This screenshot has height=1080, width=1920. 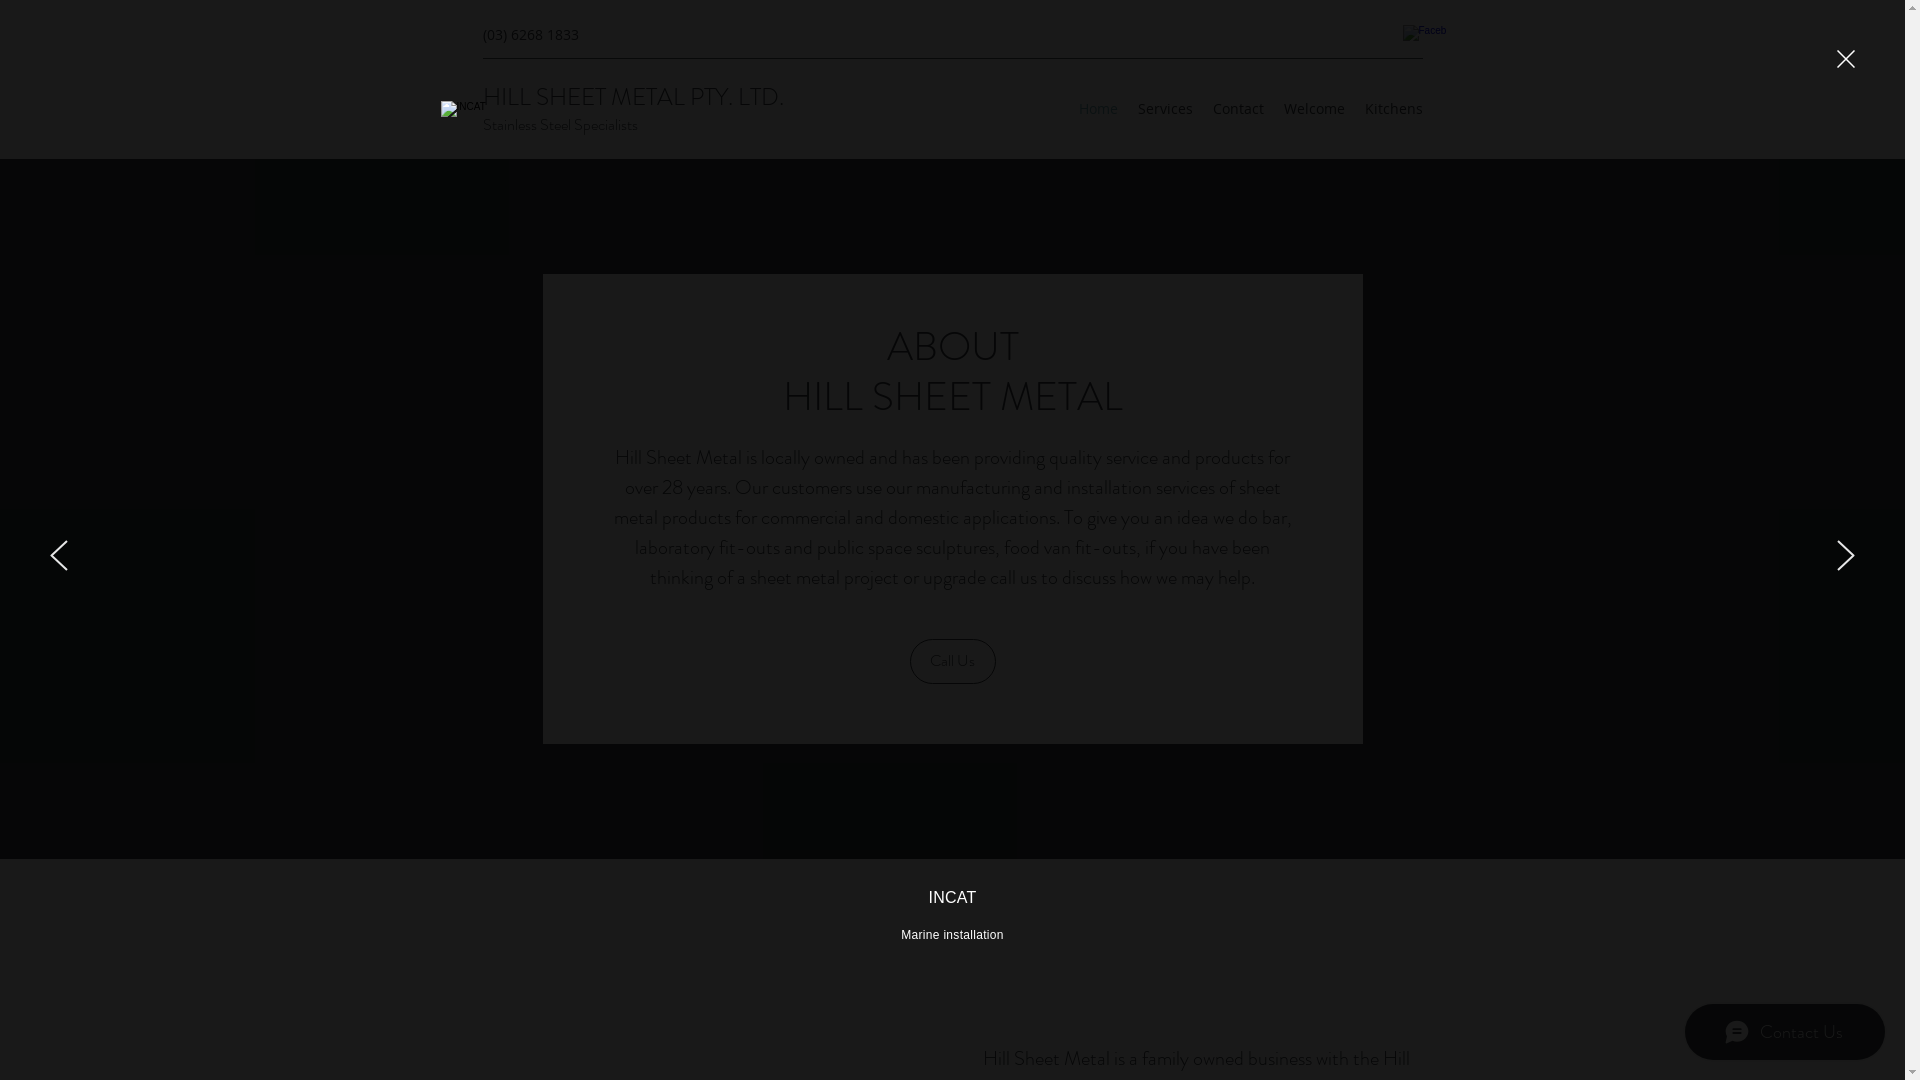 What do you see at coordinates (1165, 108) in the screenshot?
I see `'Services'` at bounding box center [1165, 108].